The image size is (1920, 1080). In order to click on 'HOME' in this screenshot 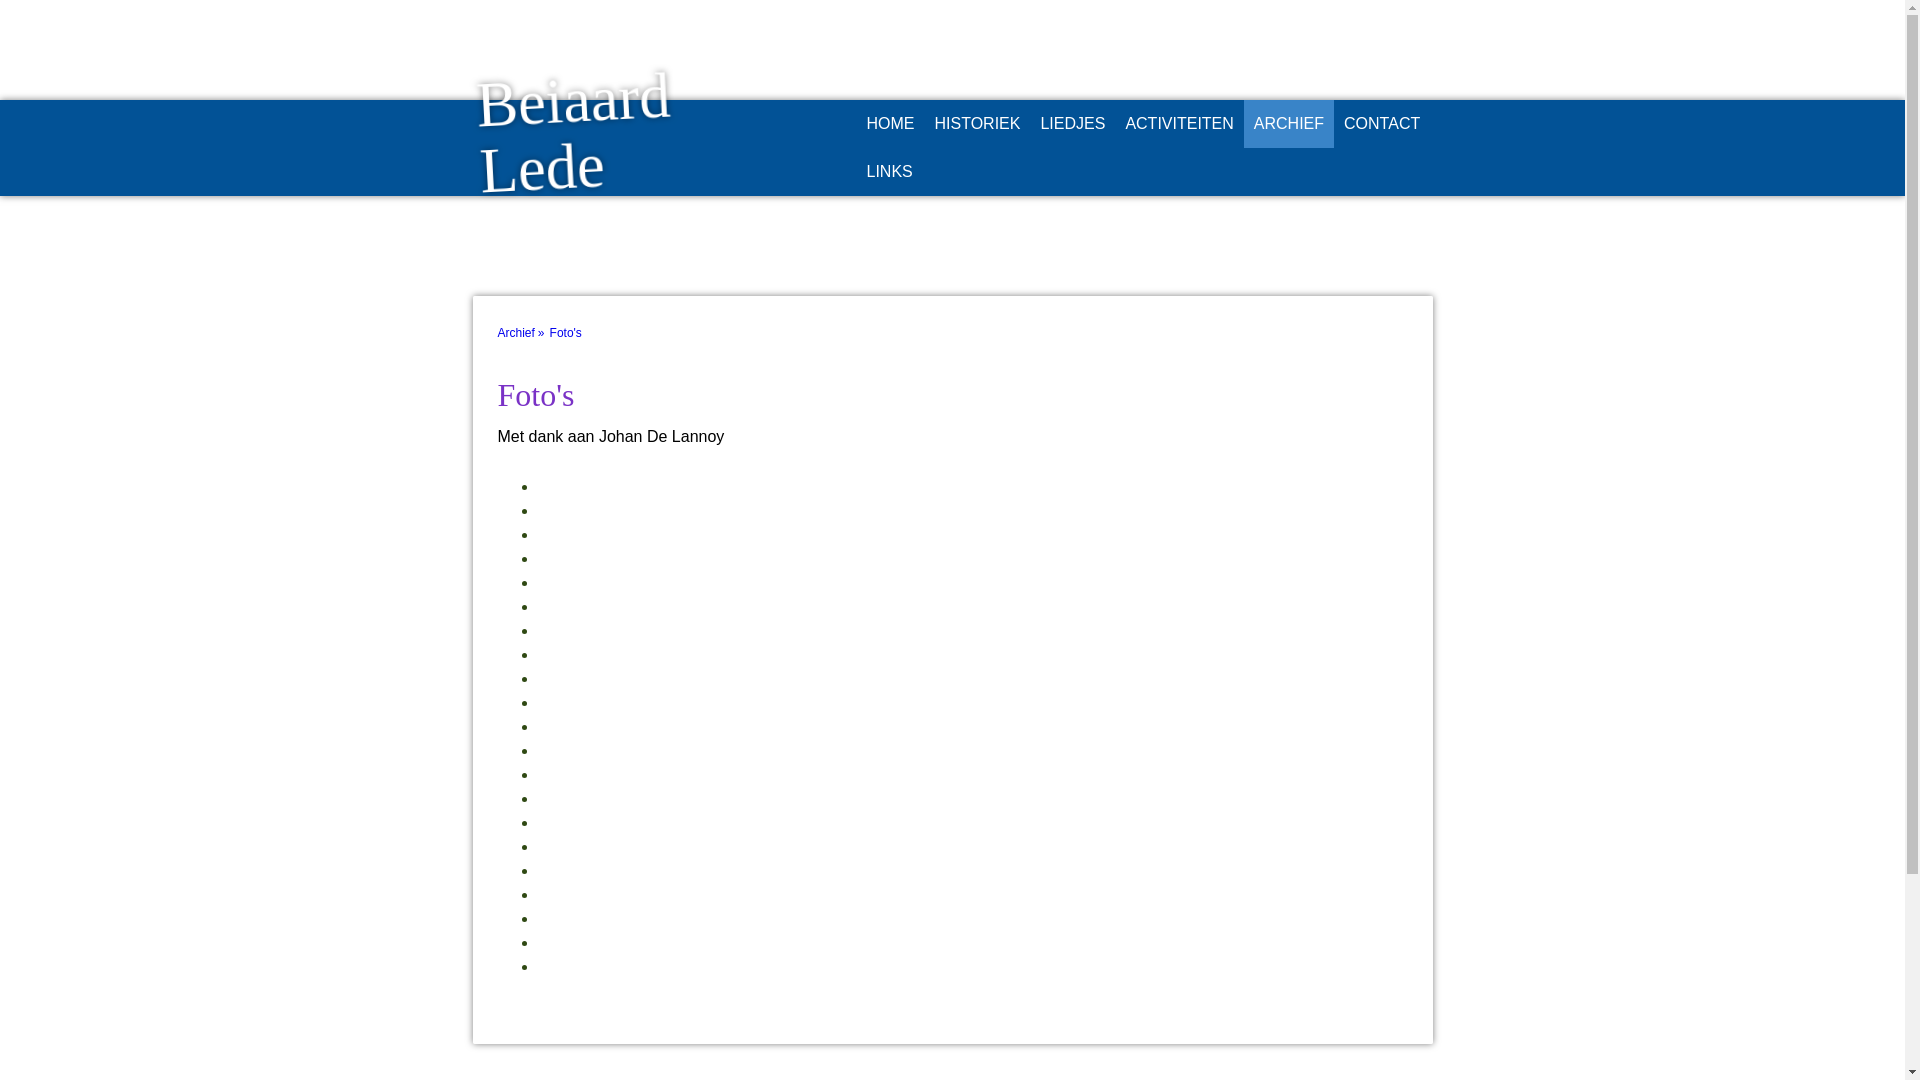, I will do `click(888, 123)`.